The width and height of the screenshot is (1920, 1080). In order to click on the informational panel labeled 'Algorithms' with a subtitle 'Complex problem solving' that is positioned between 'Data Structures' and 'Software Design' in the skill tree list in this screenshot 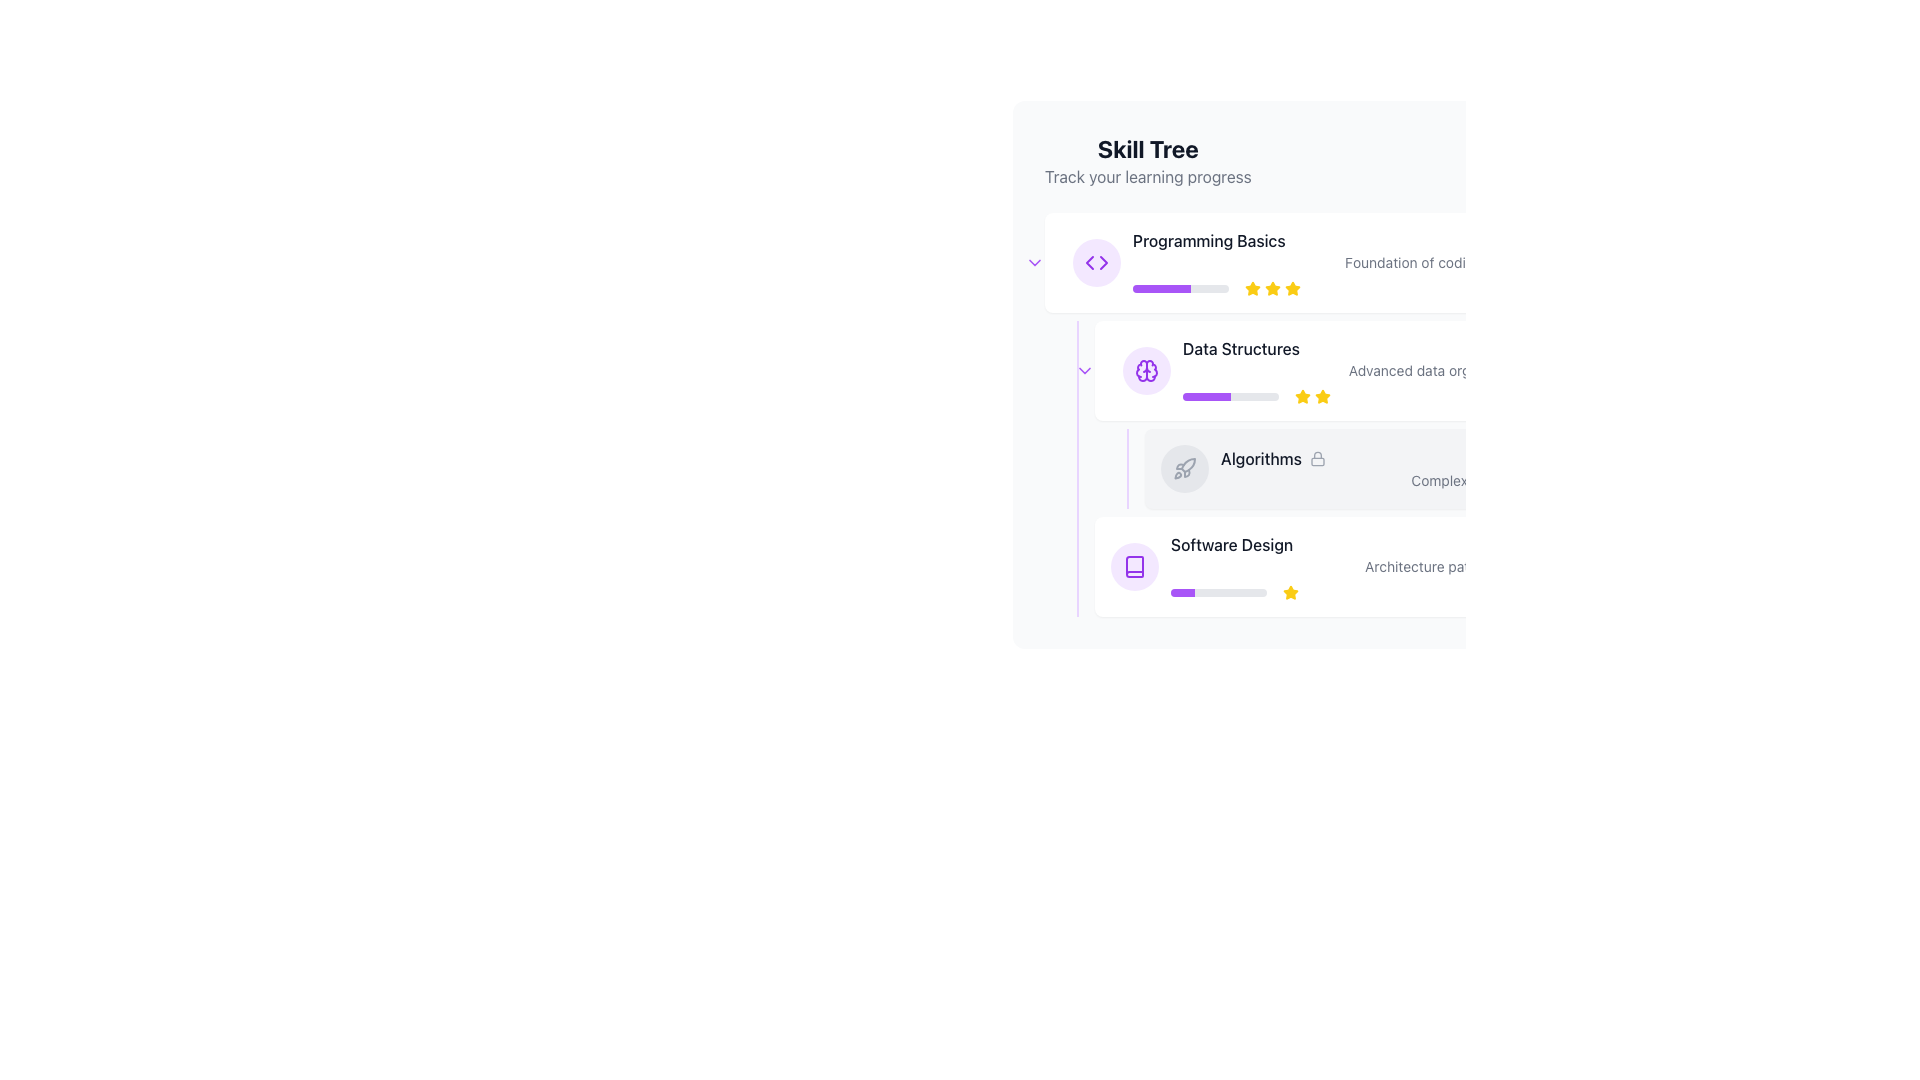, I will do `click(1437, 414)`.